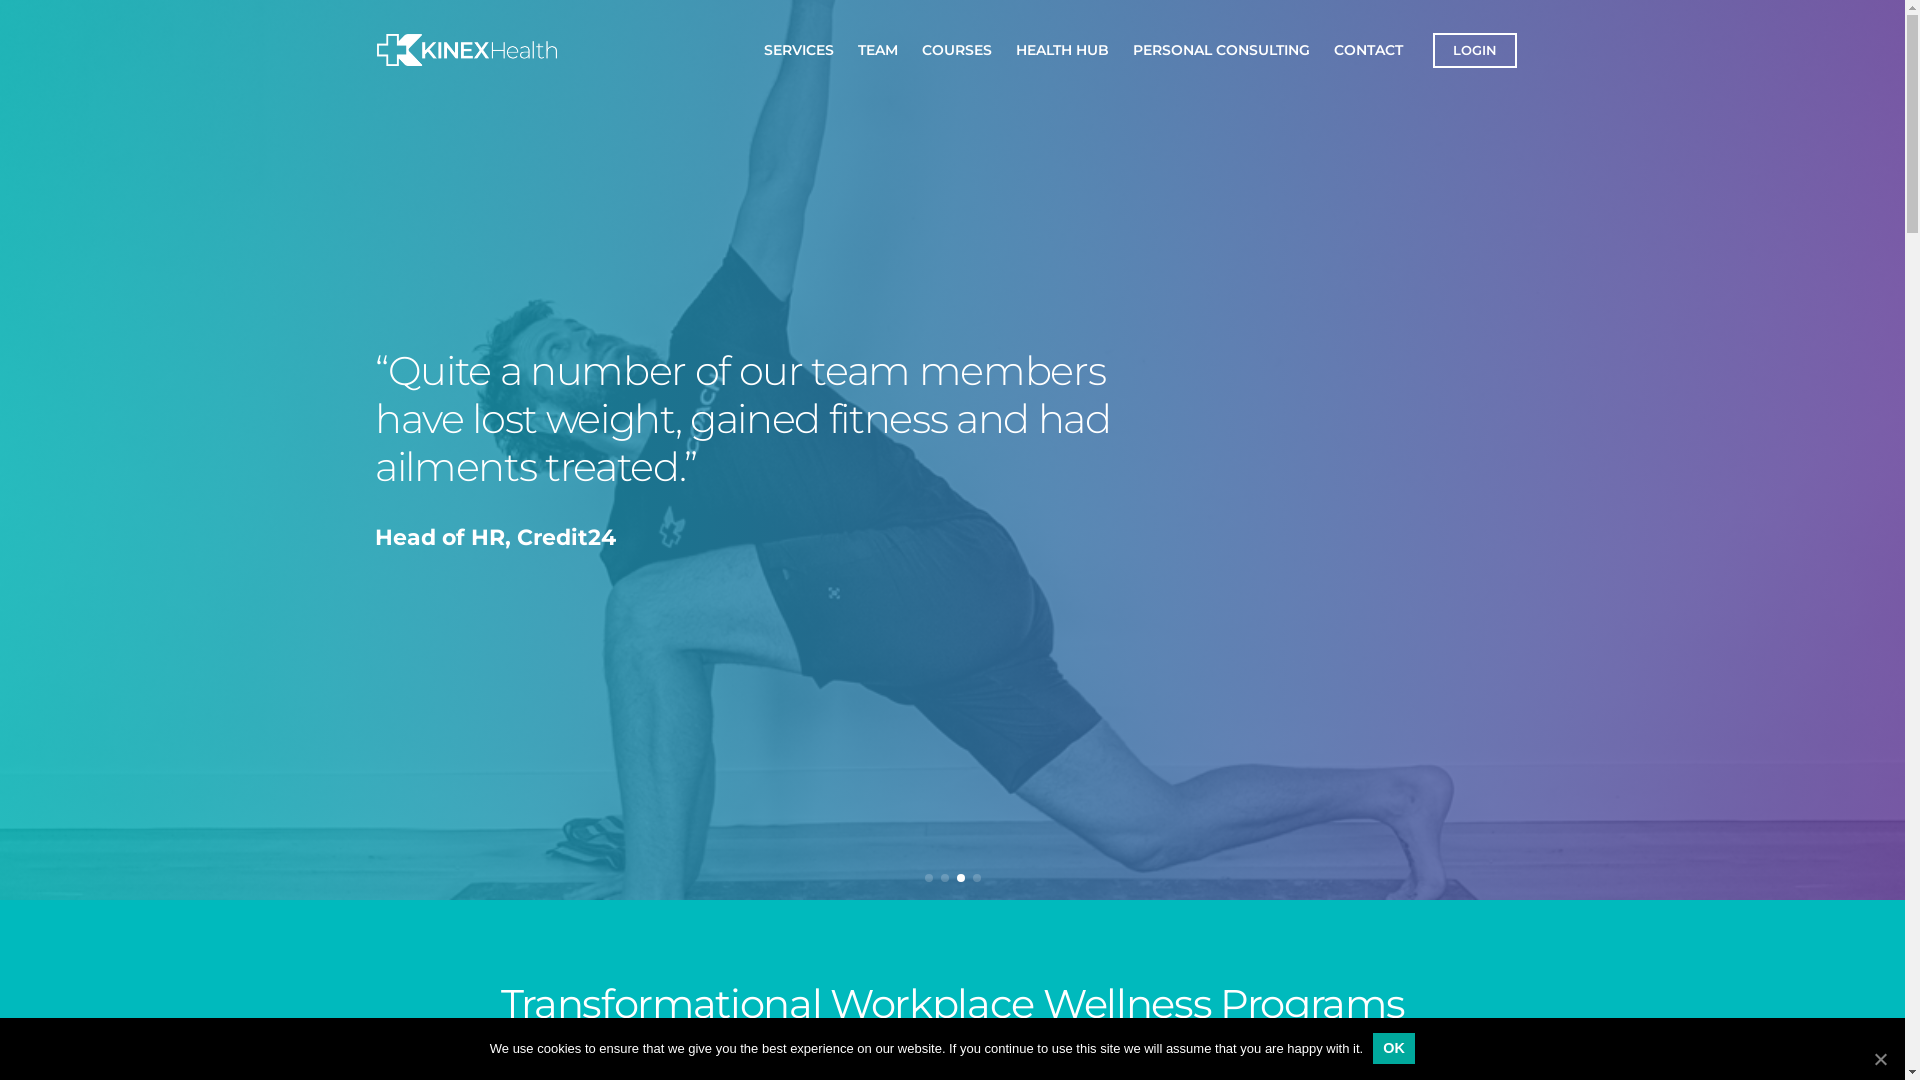  Describe the element at coordinates (1219, 48) in the screenshot. I see `'PERSONAL CONSULTING'` at that location.